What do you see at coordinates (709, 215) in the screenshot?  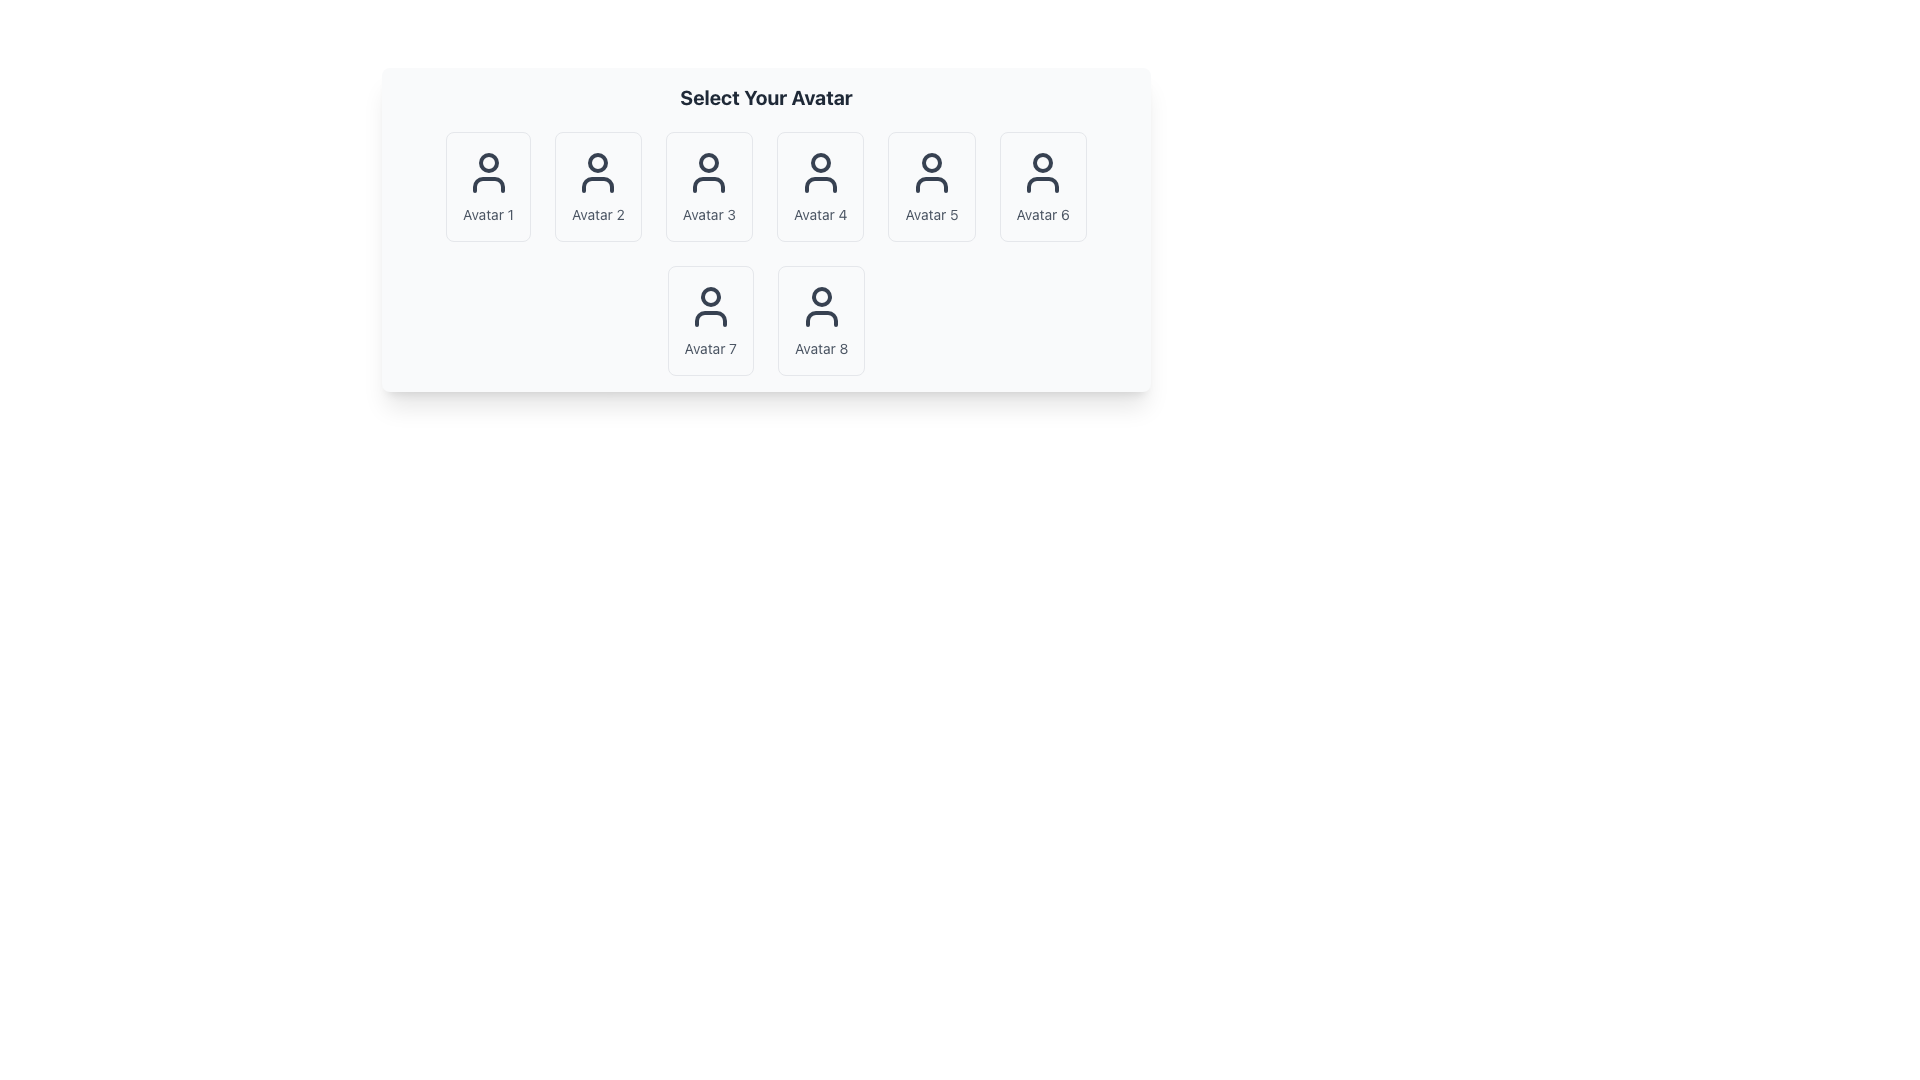 I see `the text label reading 'Avatar 3', which is styled with a smaller font size and muted gray color, located beneath the user avatar icon in the grid layout` at bounding box center [709, 215].